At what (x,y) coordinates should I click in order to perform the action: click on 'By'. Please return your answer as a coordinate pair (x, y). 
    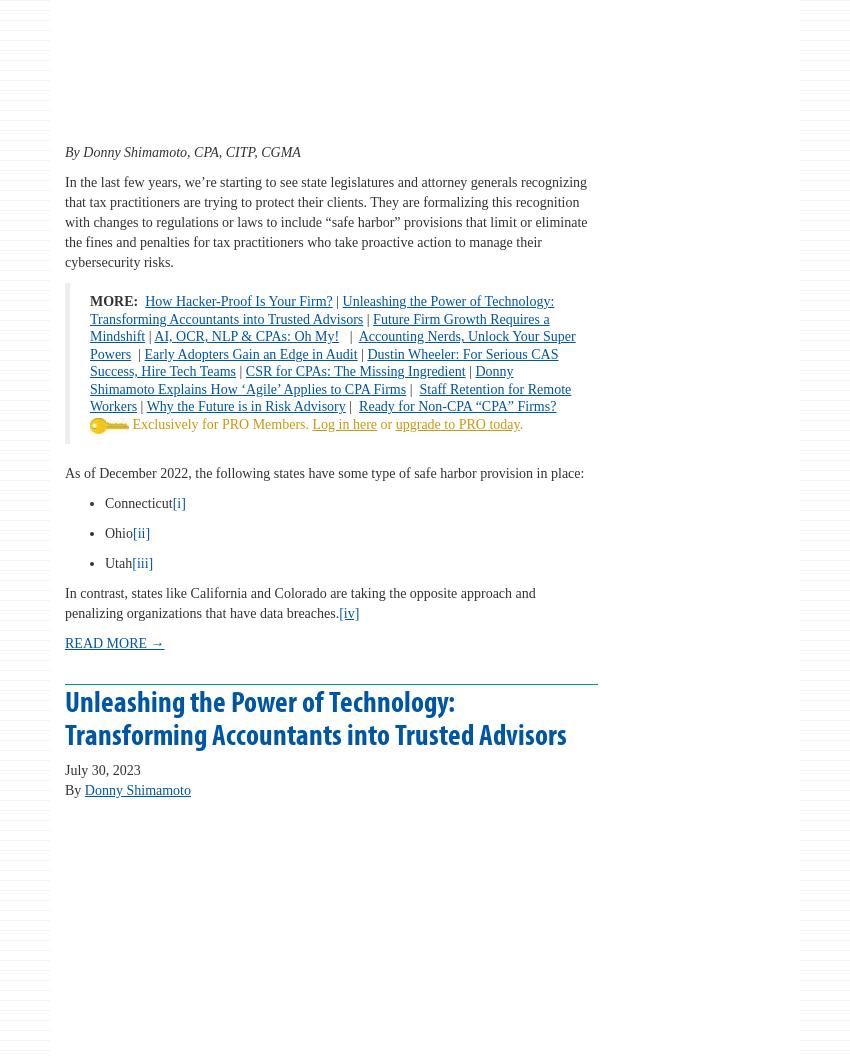
    Looking at the image, I should click on (74, 788).